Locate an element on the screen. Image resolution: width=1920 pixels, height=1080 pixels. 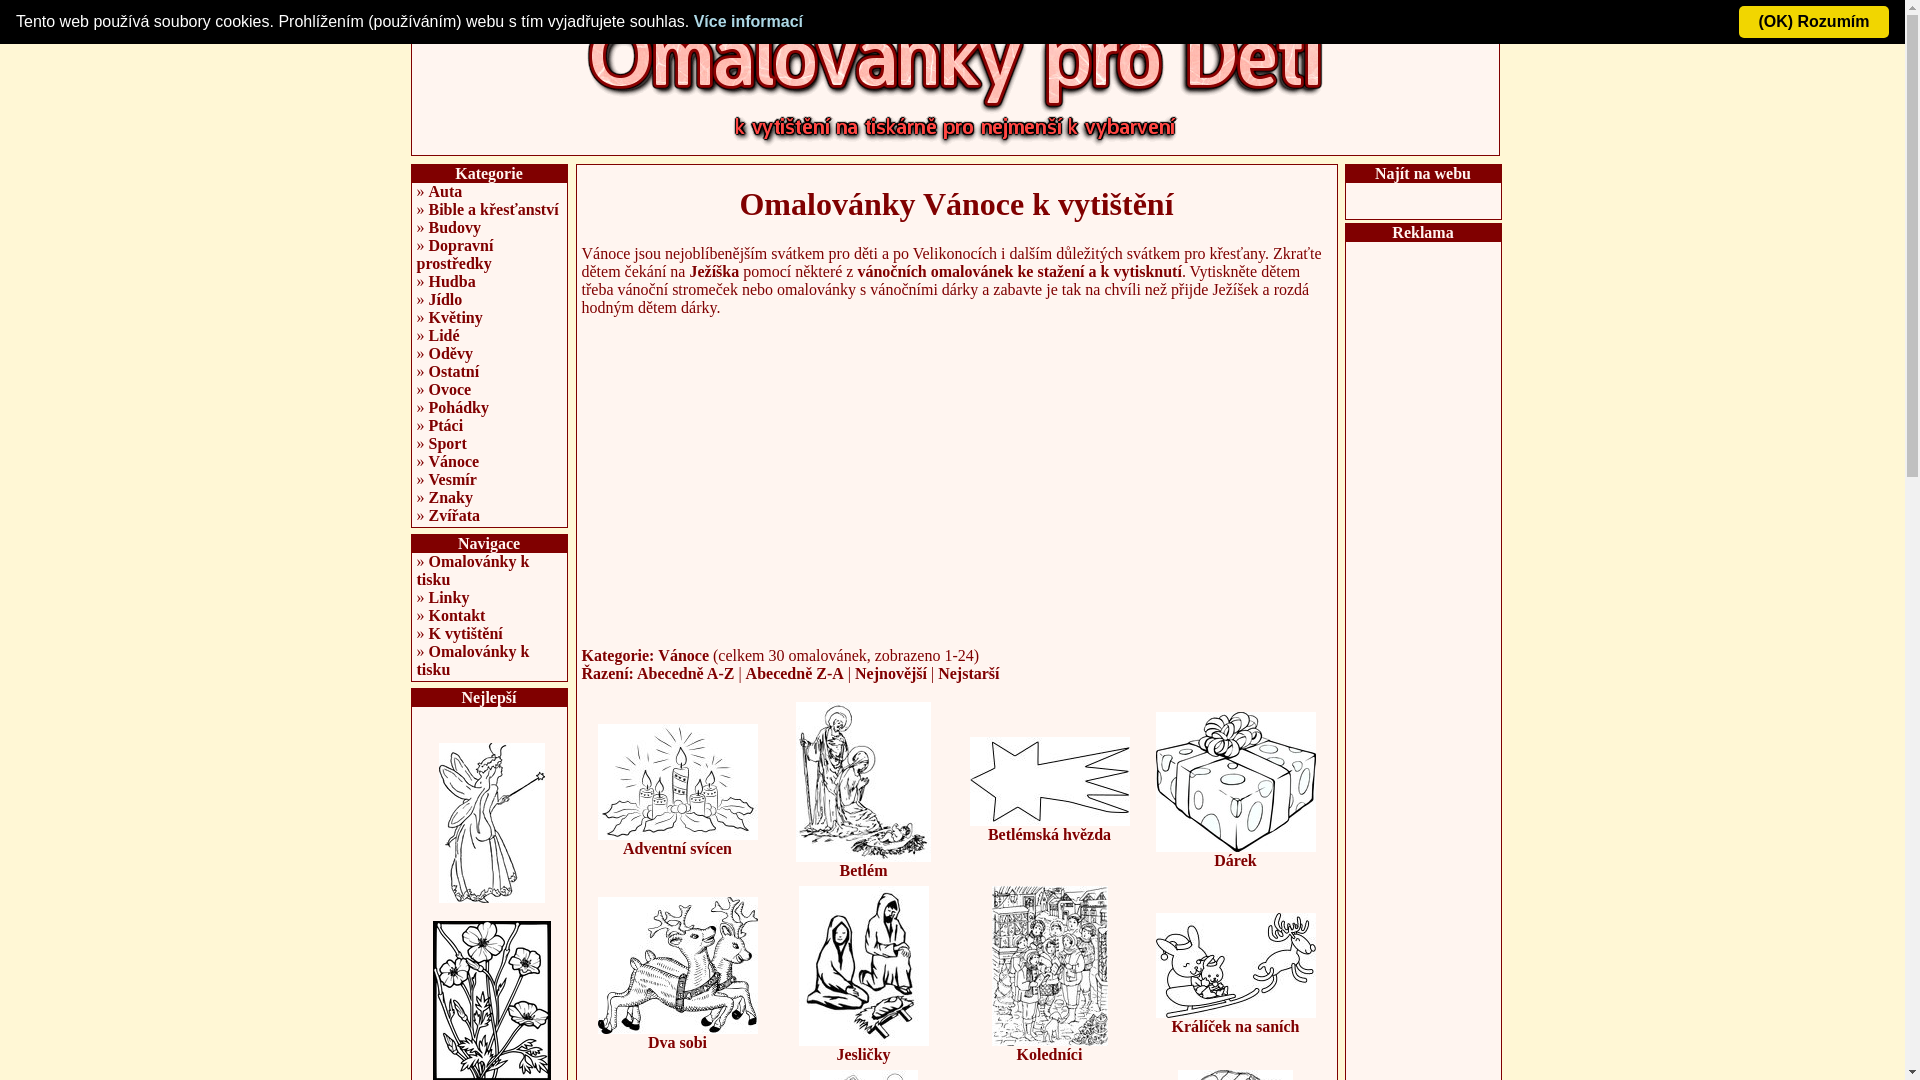
'Dva sobi' is located at coordinates (677, 964).